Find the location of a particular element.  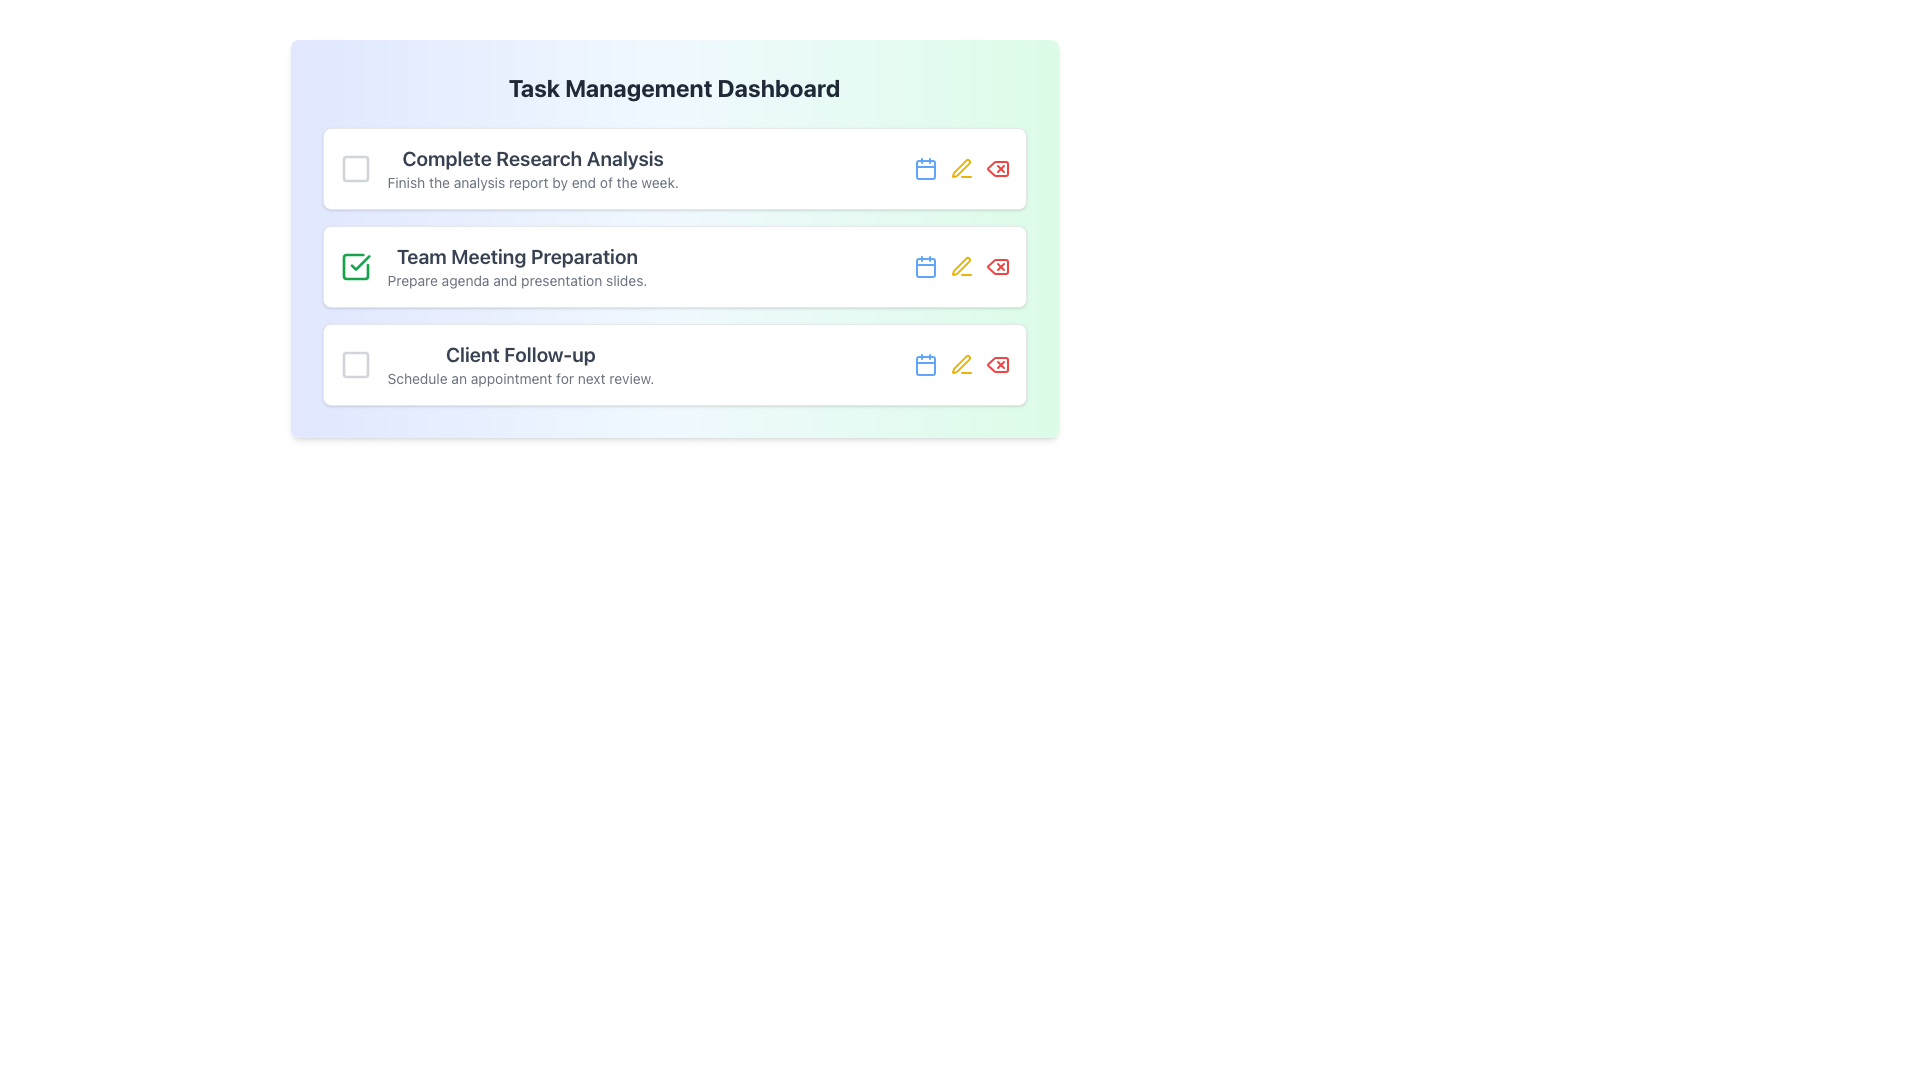

the calendar icon located in the third task row of the Task Management Dashboard, positioned to the right of 'Client Follow-up' is located at coordinates (924, 365).